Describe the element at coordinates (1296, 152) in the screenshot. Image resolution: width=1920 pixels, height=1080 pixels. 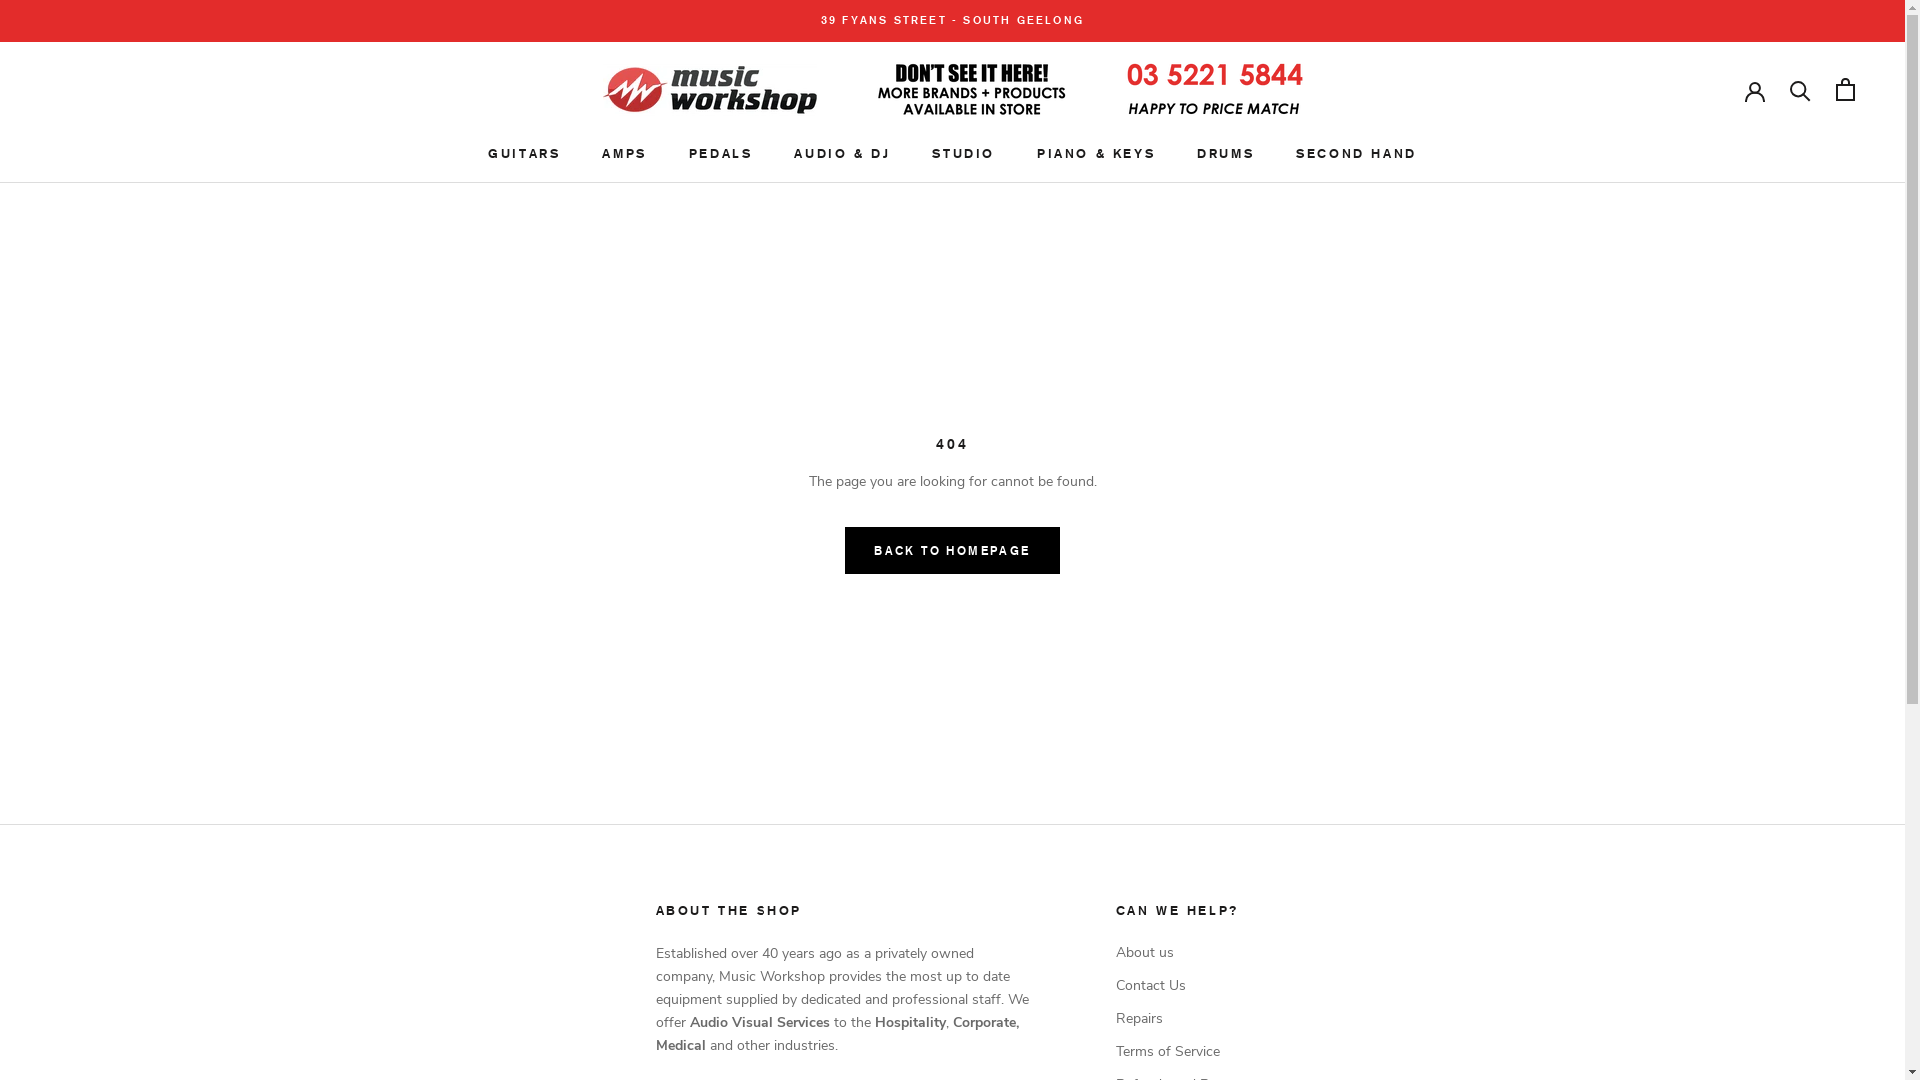
I see `'SECOND HAND` at that location.